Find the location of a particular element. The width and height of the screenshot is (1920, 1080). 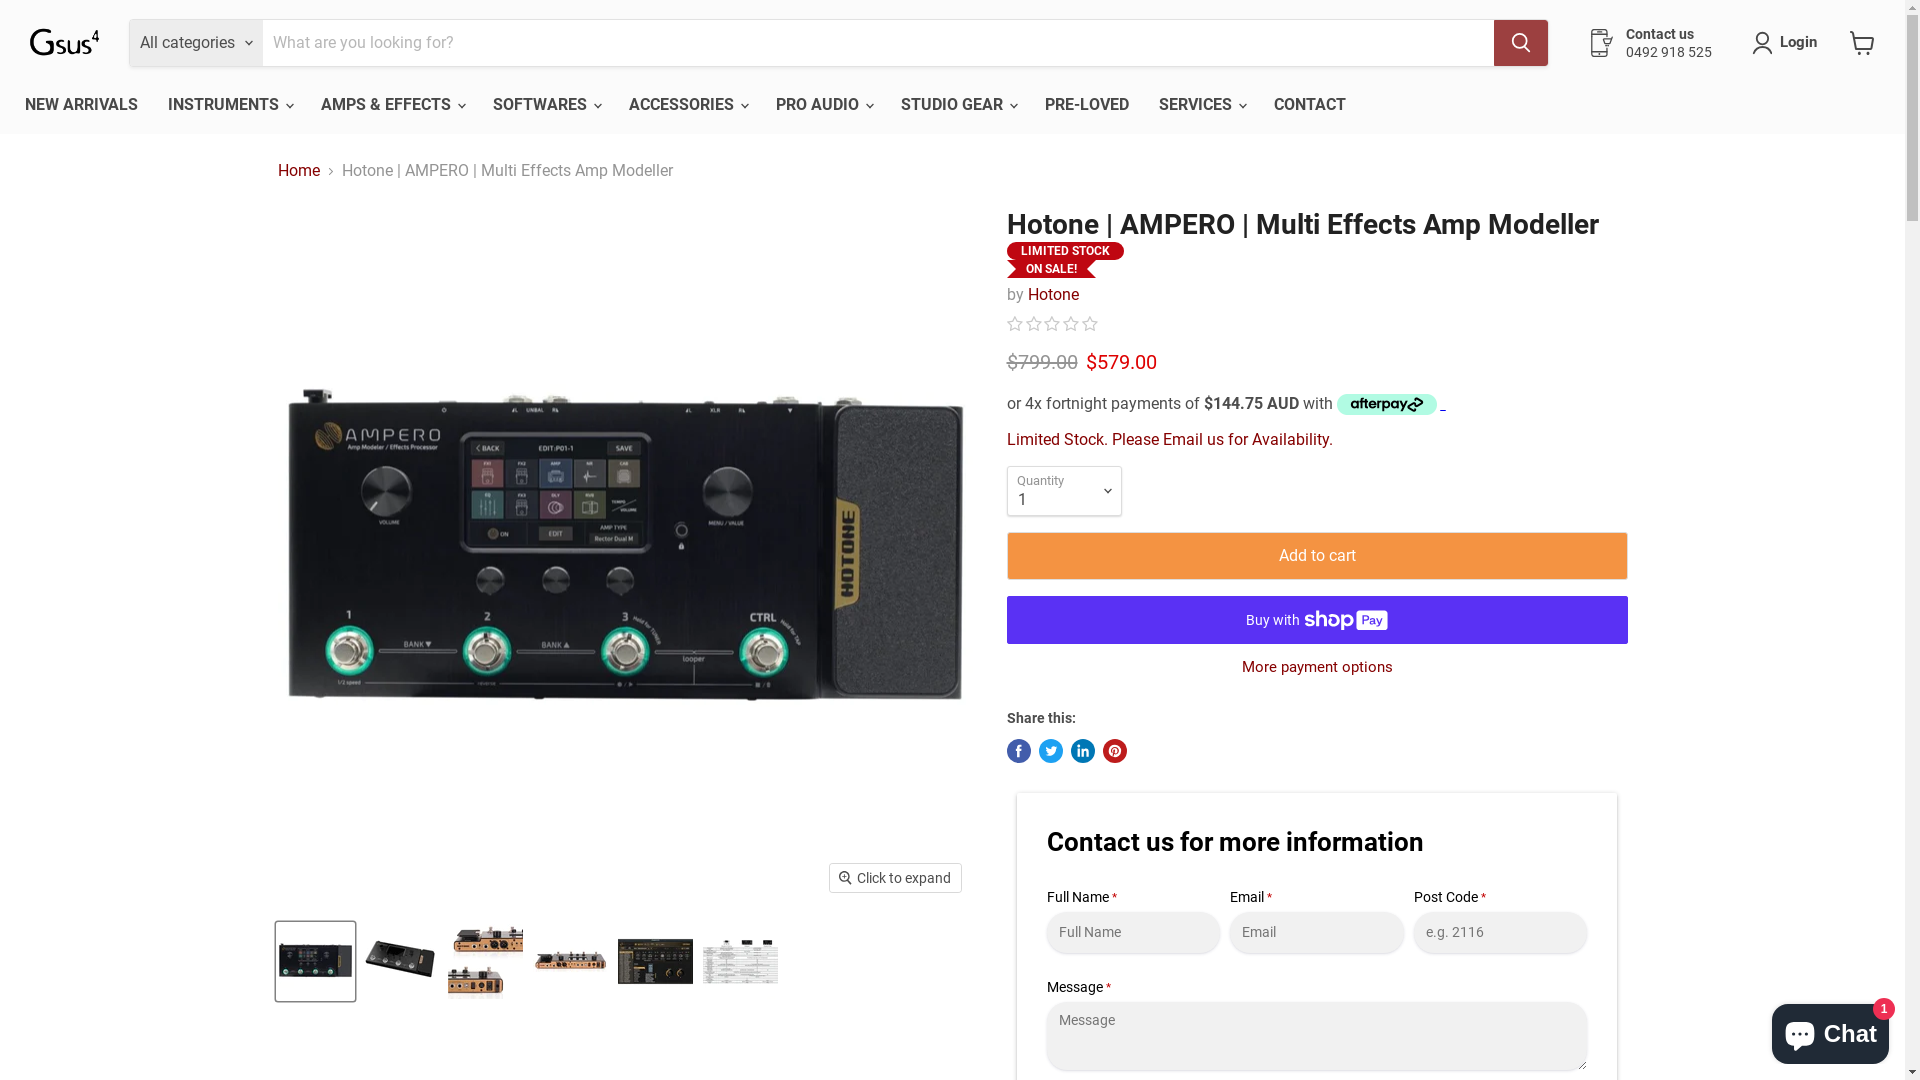

'CONTACT' is located at coordinates (1257, 104).